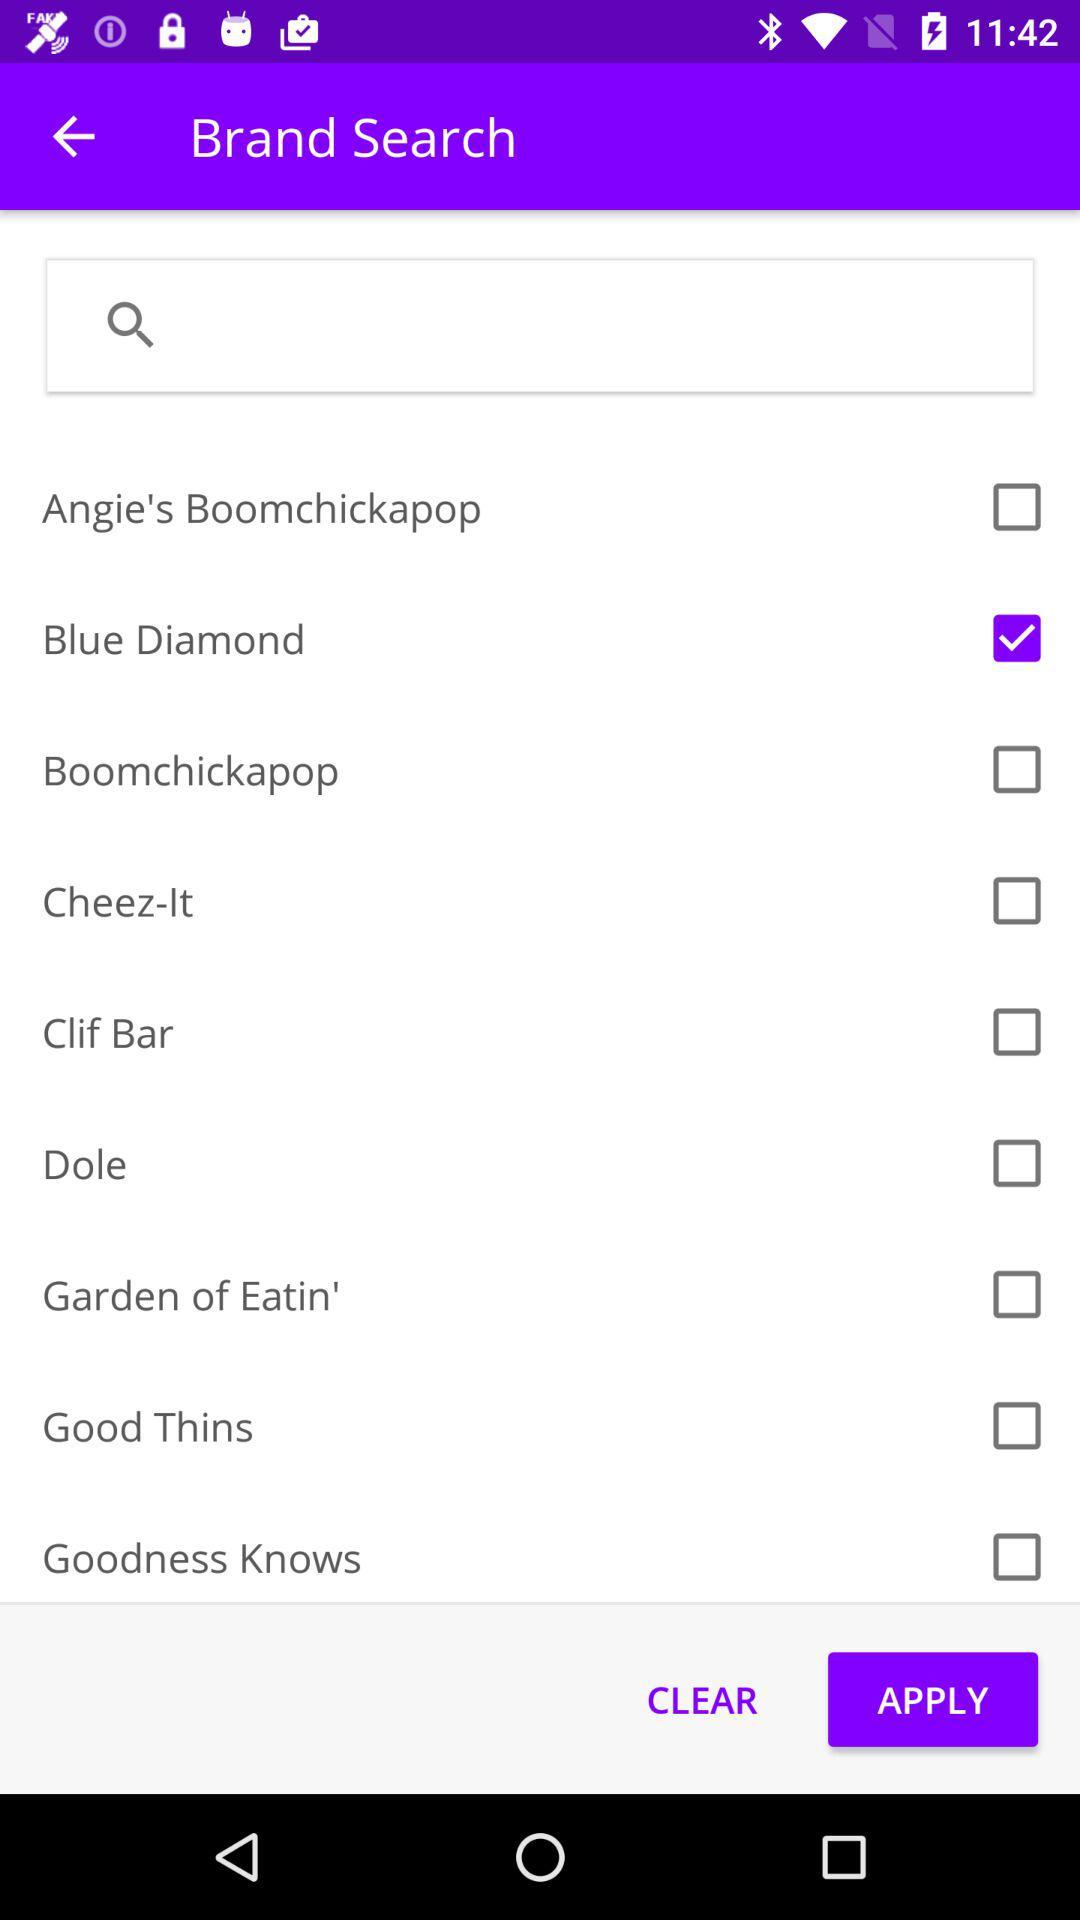  I want to click on item next to brand search, so click(72, 135).